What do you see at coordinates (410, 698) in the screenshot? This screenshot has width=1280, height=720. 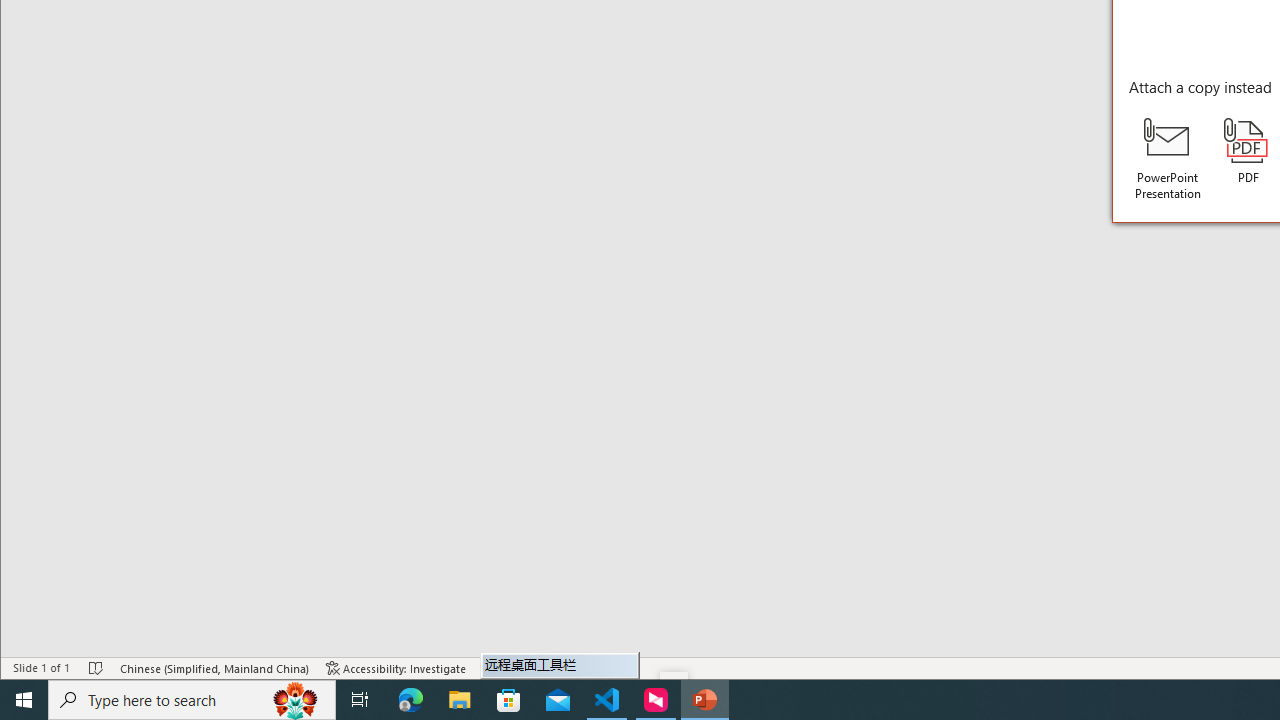 I see `'Microsoft Edge'` at bounding box center [410, 698].